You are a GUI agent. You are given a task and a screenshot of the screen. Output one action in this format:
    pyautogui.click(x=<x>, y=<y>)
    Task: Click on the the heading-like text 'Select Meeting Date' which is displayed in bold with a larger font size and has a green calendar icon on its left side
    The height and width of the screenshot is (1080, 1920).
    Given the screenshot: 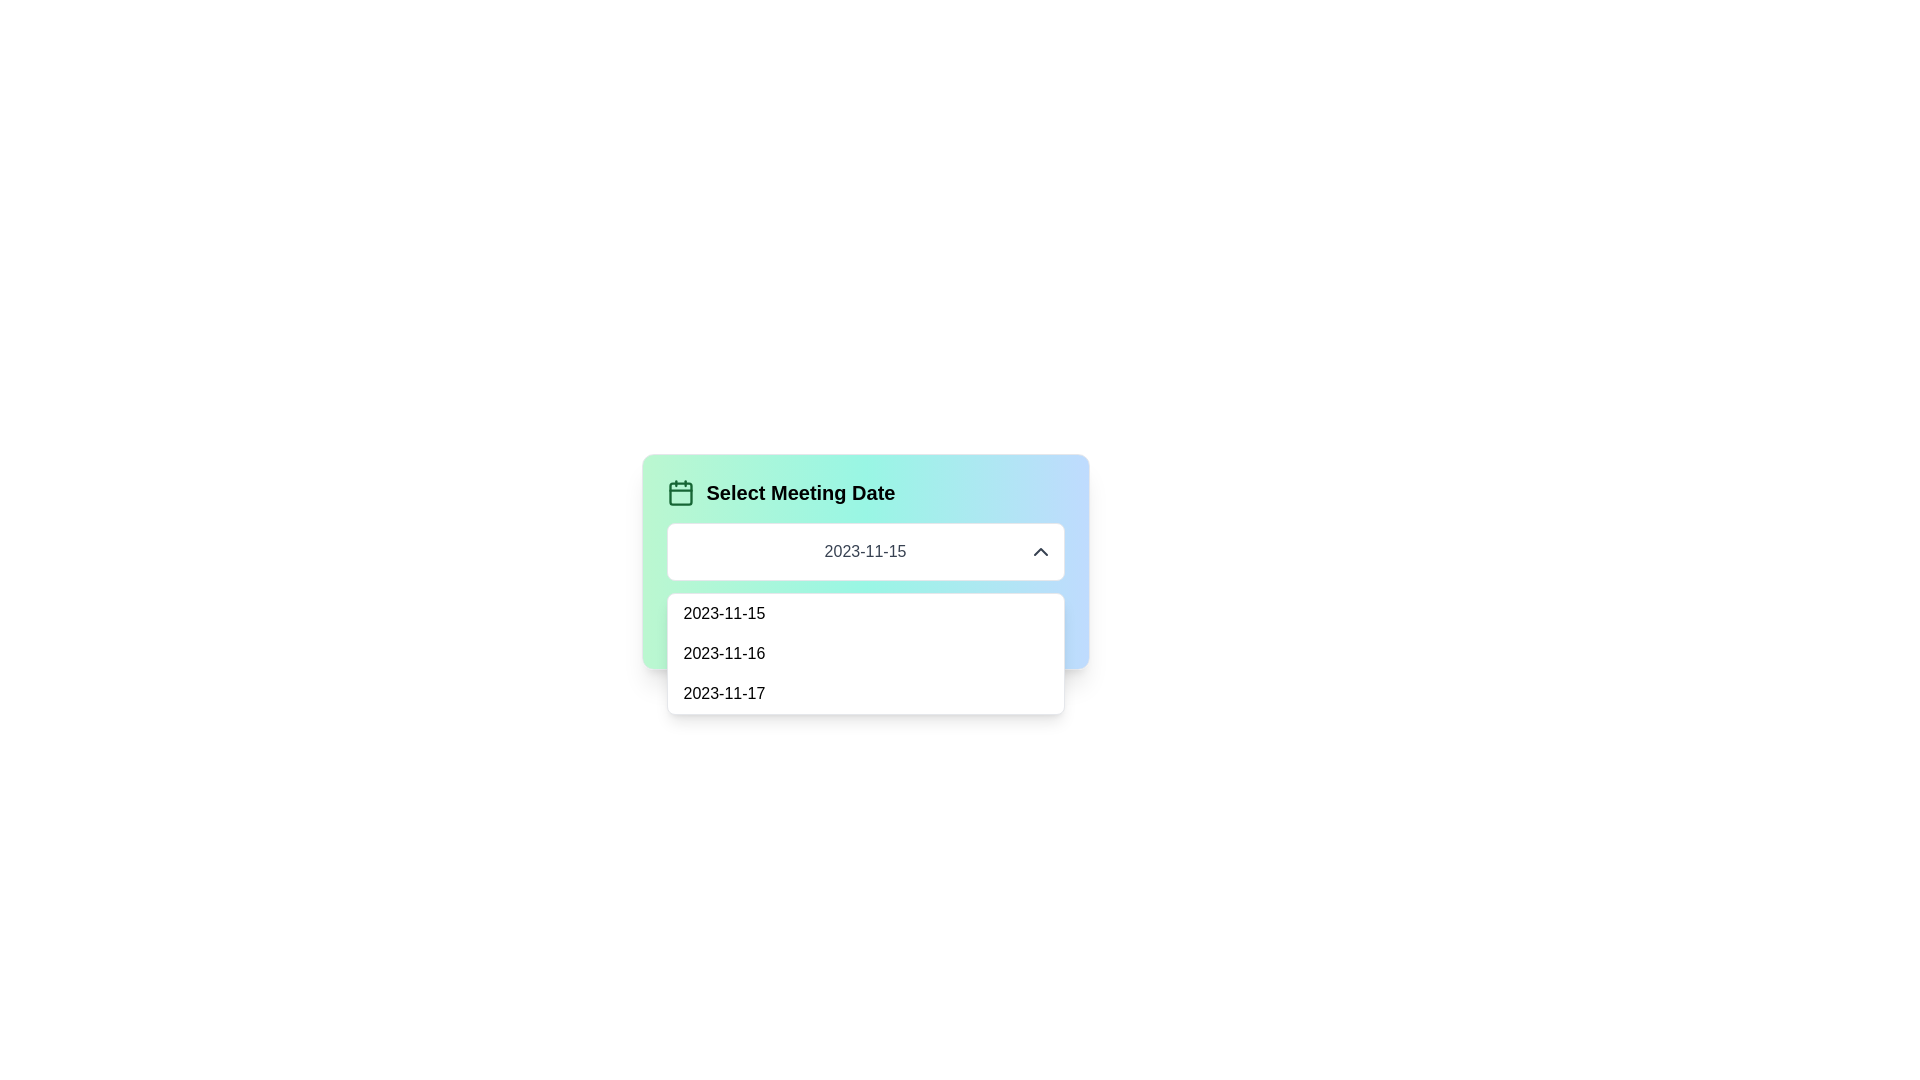 What is the action you would take?
    pyautogui.click(x=865, y=493)
    